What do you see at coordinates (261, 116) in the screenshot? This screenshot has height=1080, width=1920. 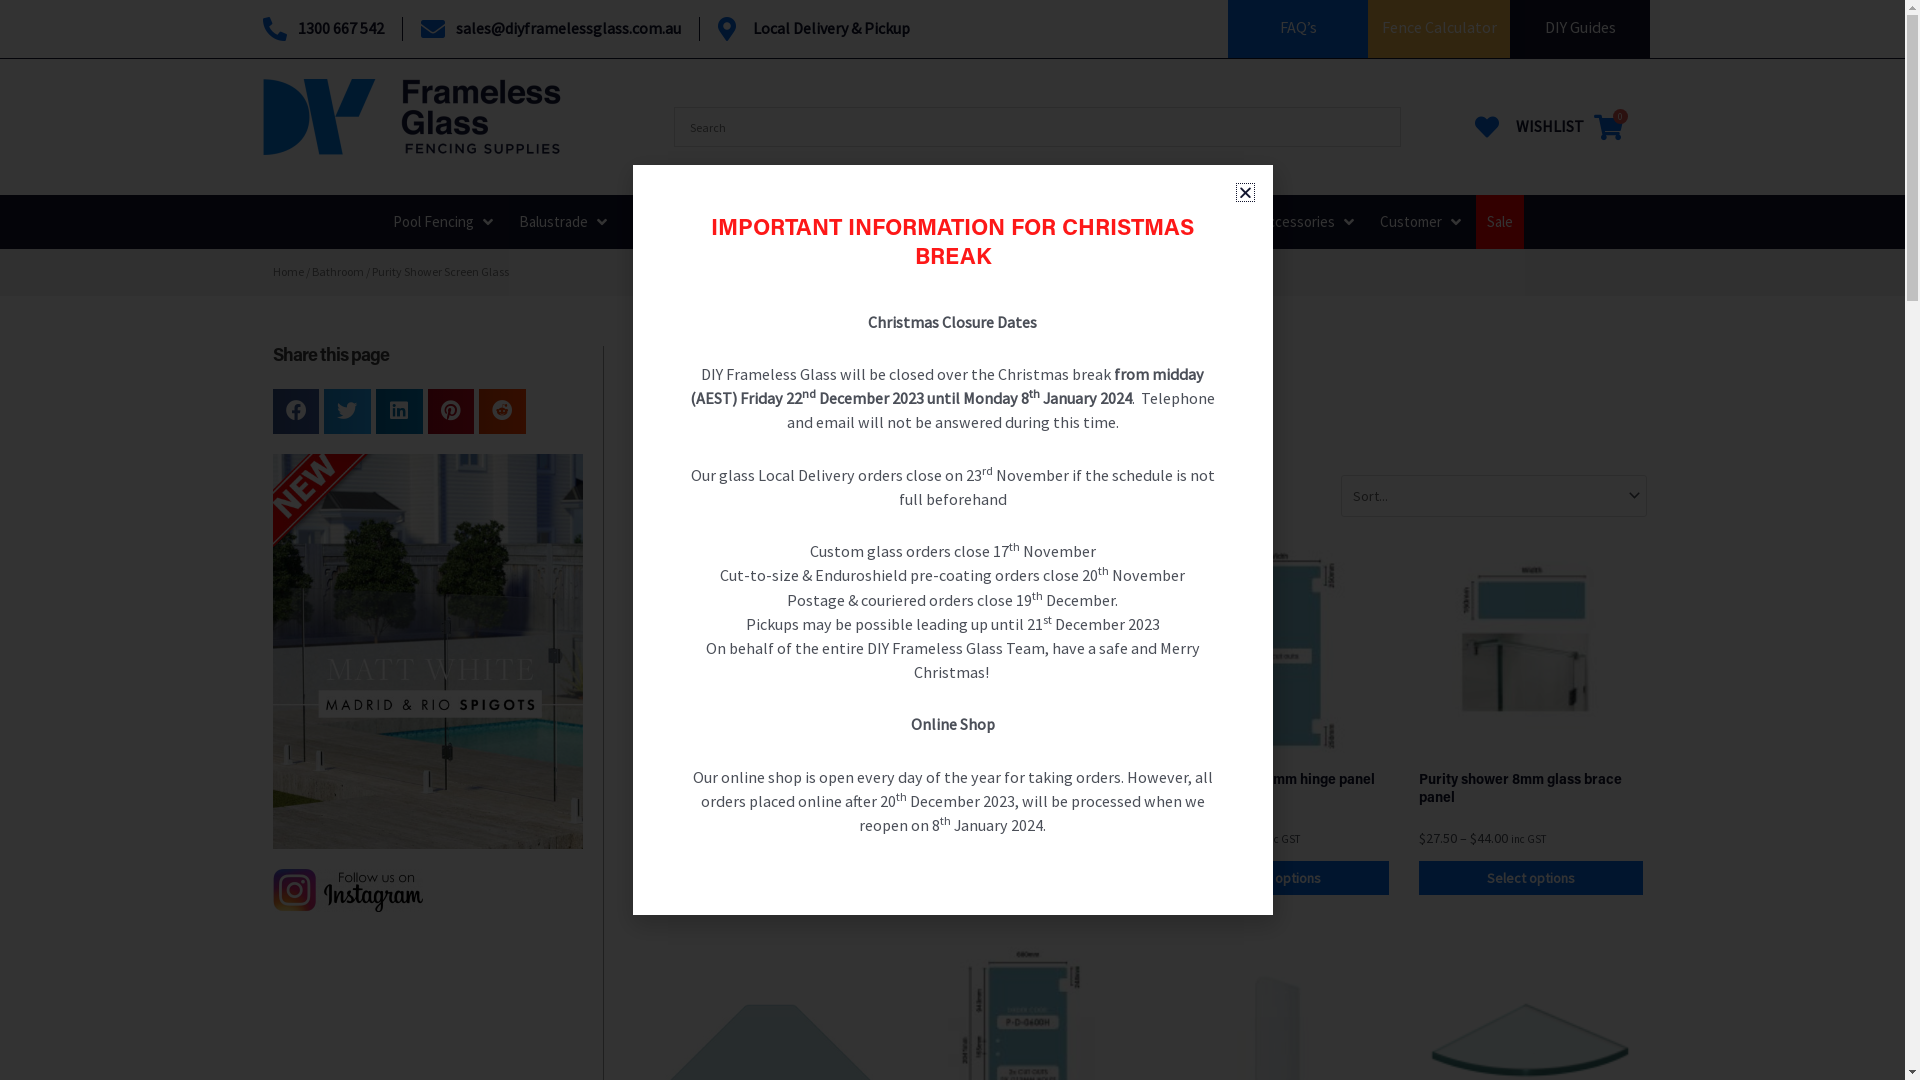 I see `'DIY Frameless Glass | Fencing Supplies Australia'` at bounding box center [261, 116].